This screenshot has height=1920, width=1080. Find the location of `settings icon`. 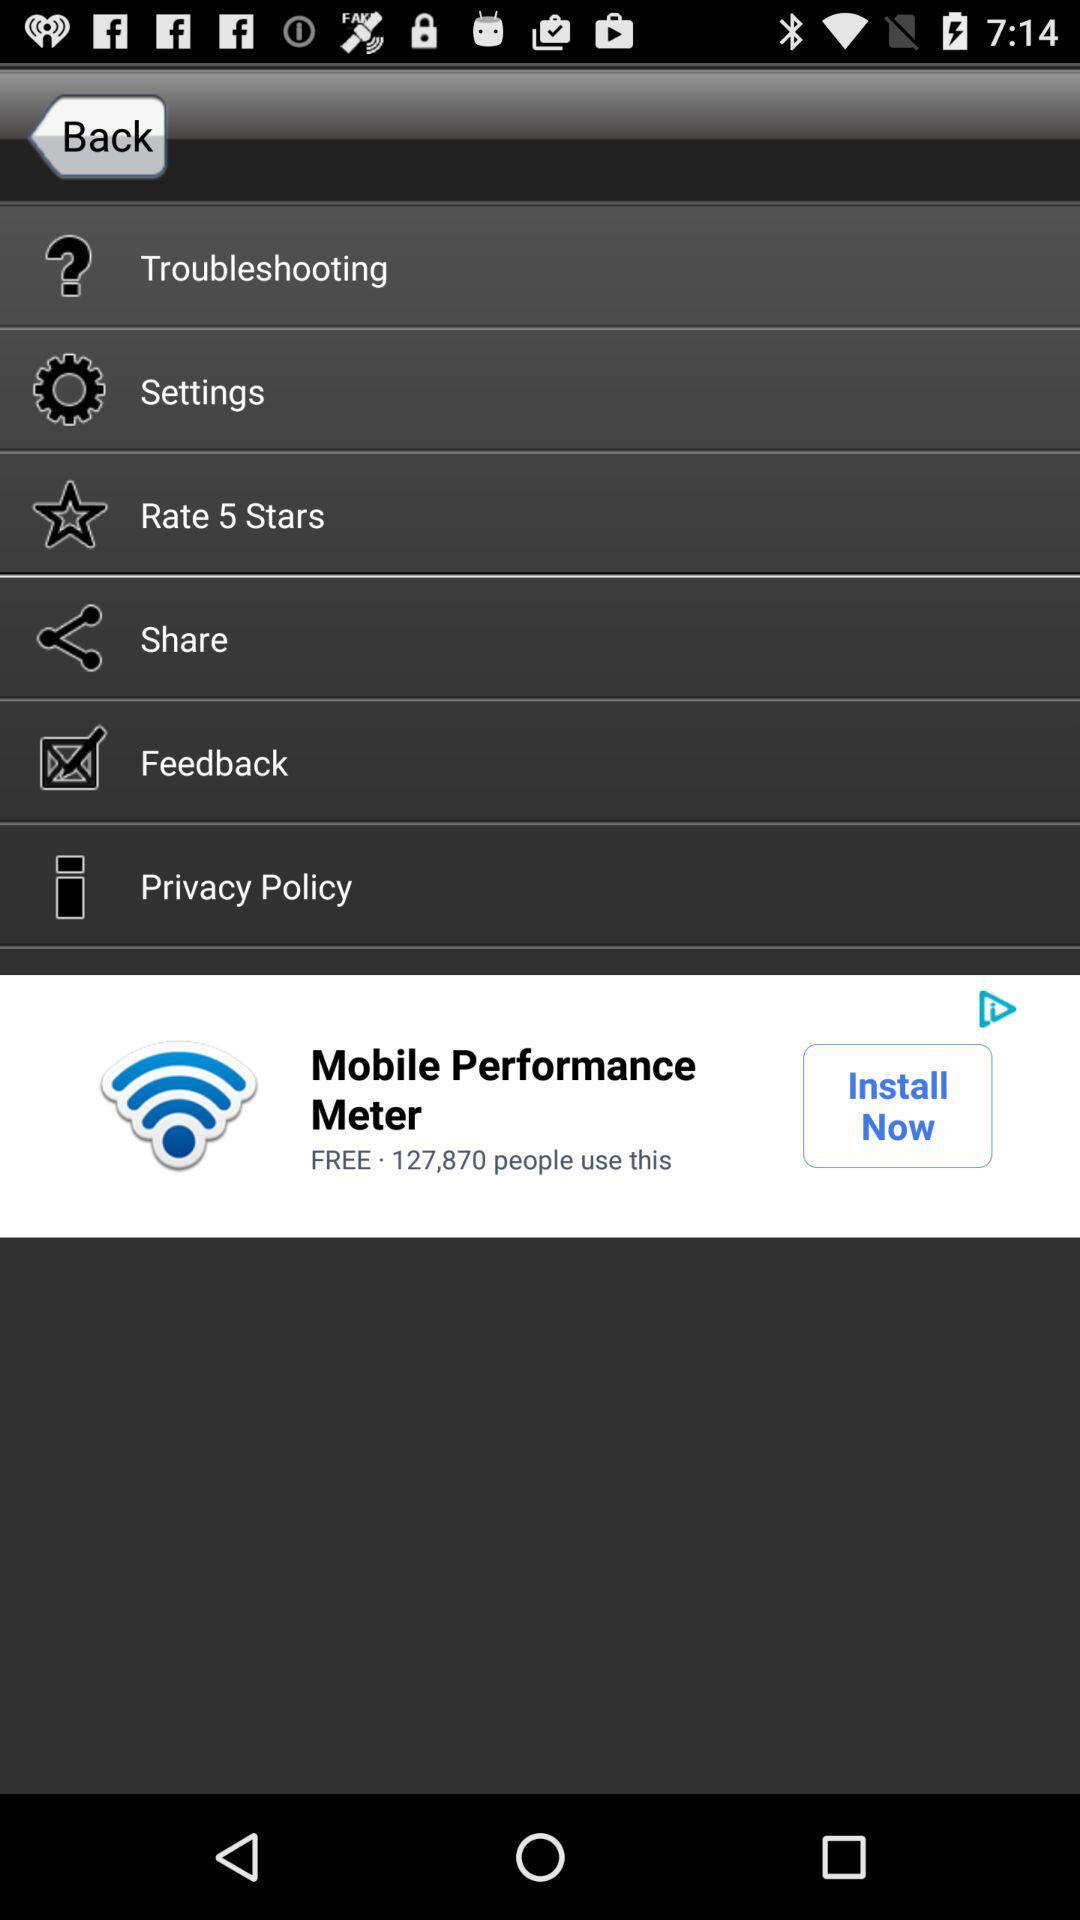

settings icon is located at coordinates (540, 389).